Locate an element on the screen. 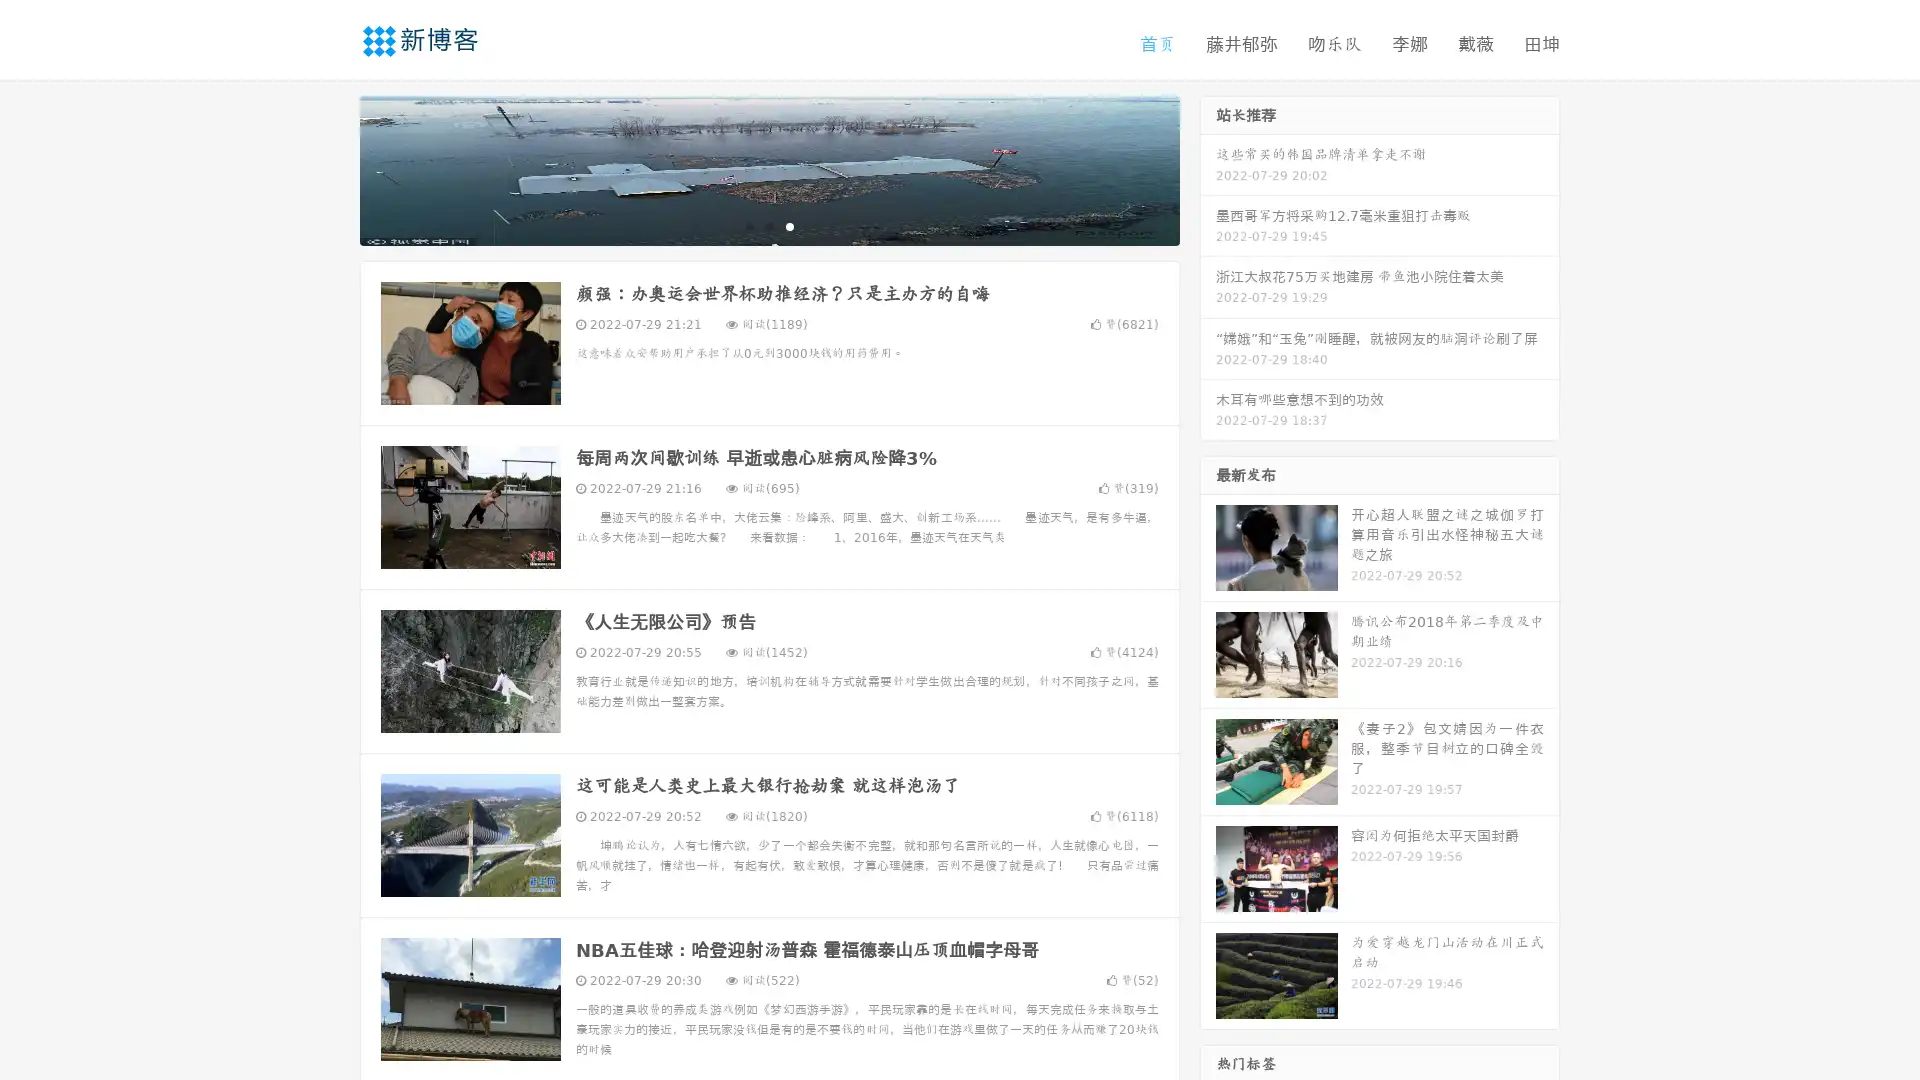  Go to slide 2 is located at coordinates (768, 225).